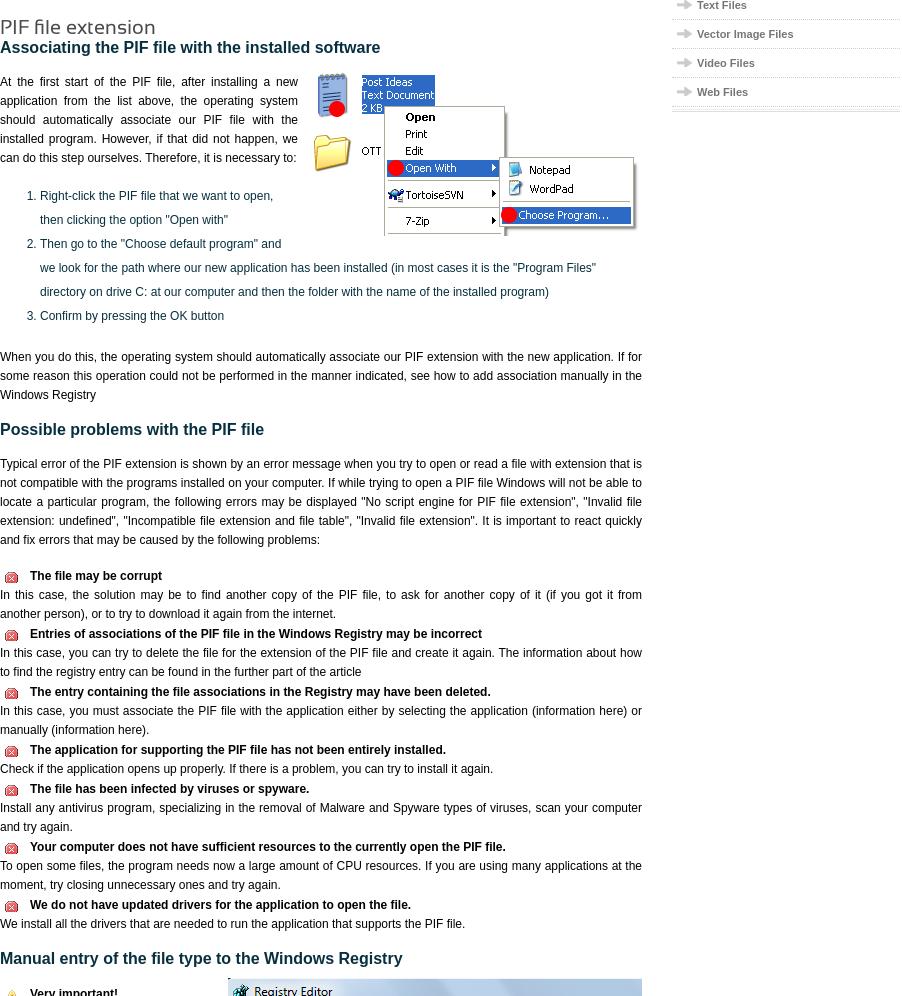 The height and width of the screenshot is (996, 902). Describe the element at coordinates (29, 846) in the screenshot. I see `'Your computer does not have sufficient resources to the currently open the PIF file.'` at that location.